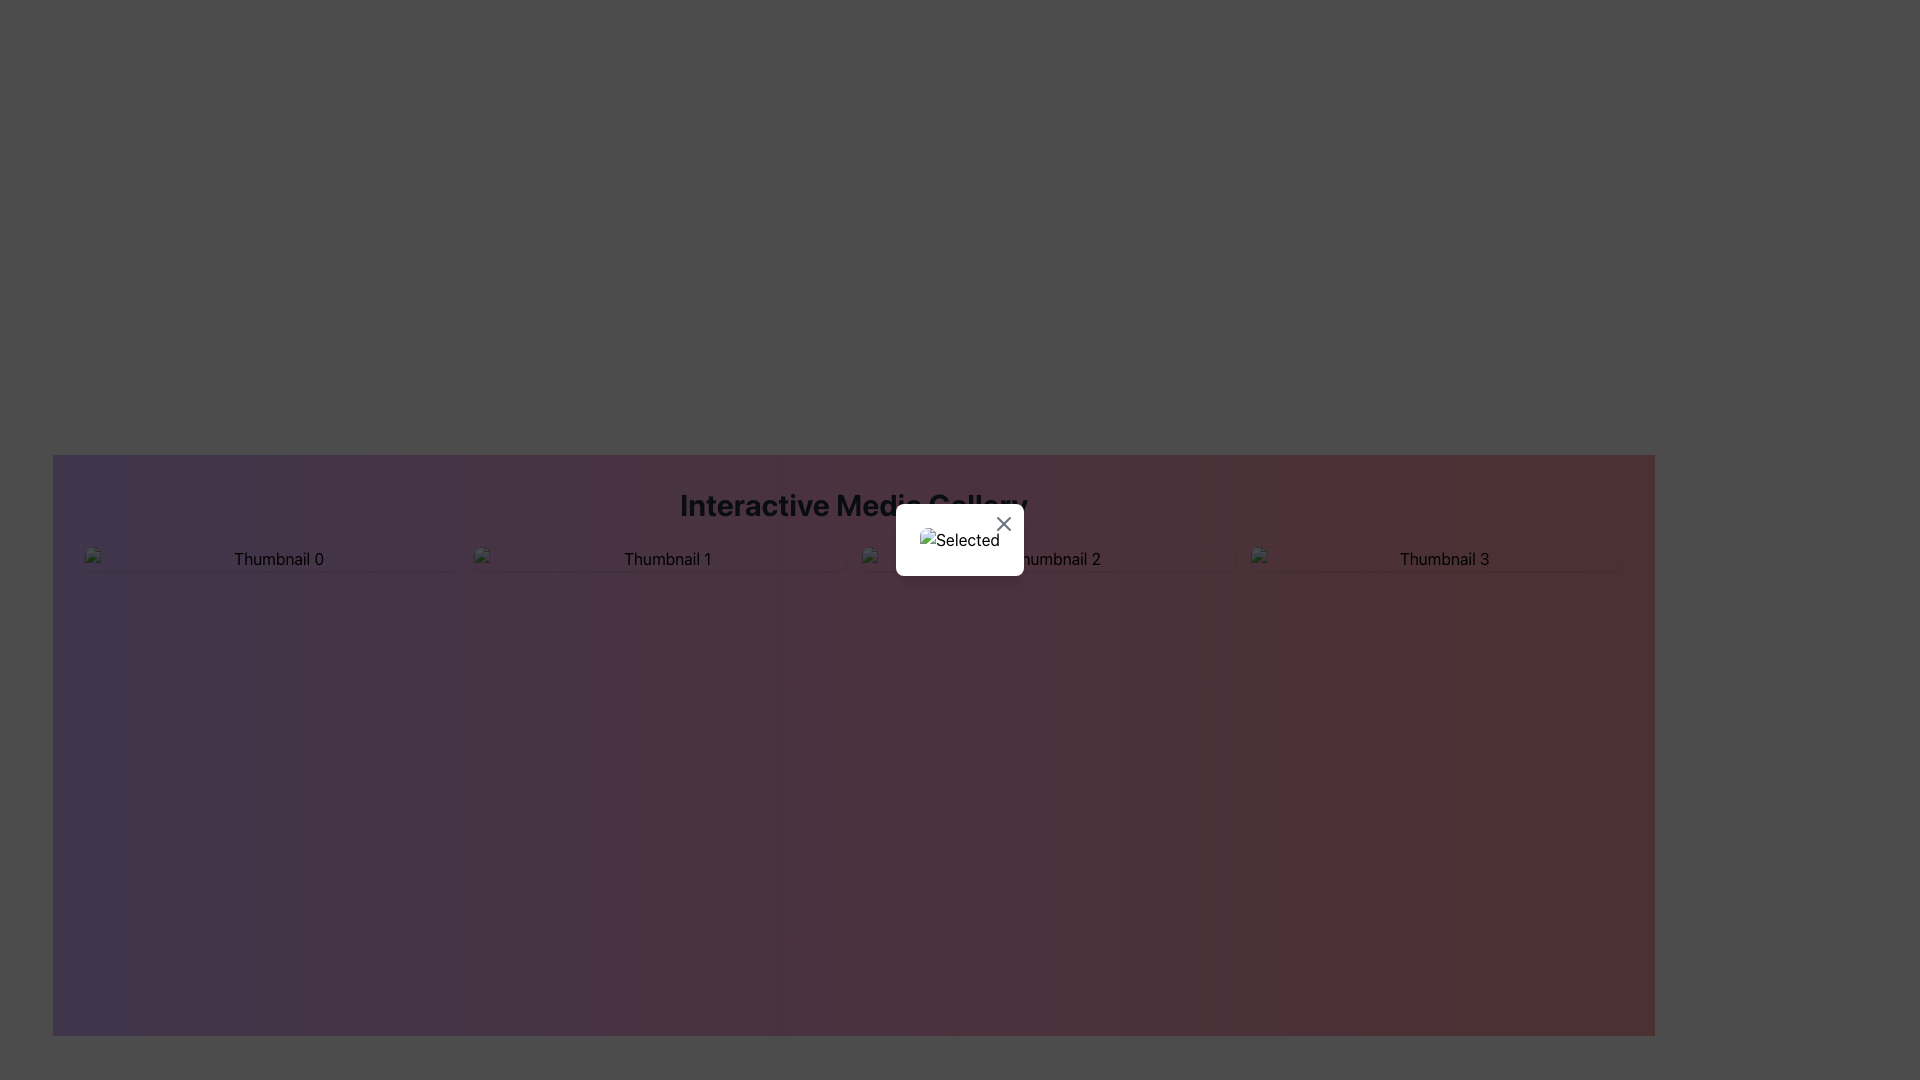  What do you see at coordinates (270, 559) in the screenshot?
I see `the interactive thumbnail with a text label in the media gallery` at bounding box center [270, 559].